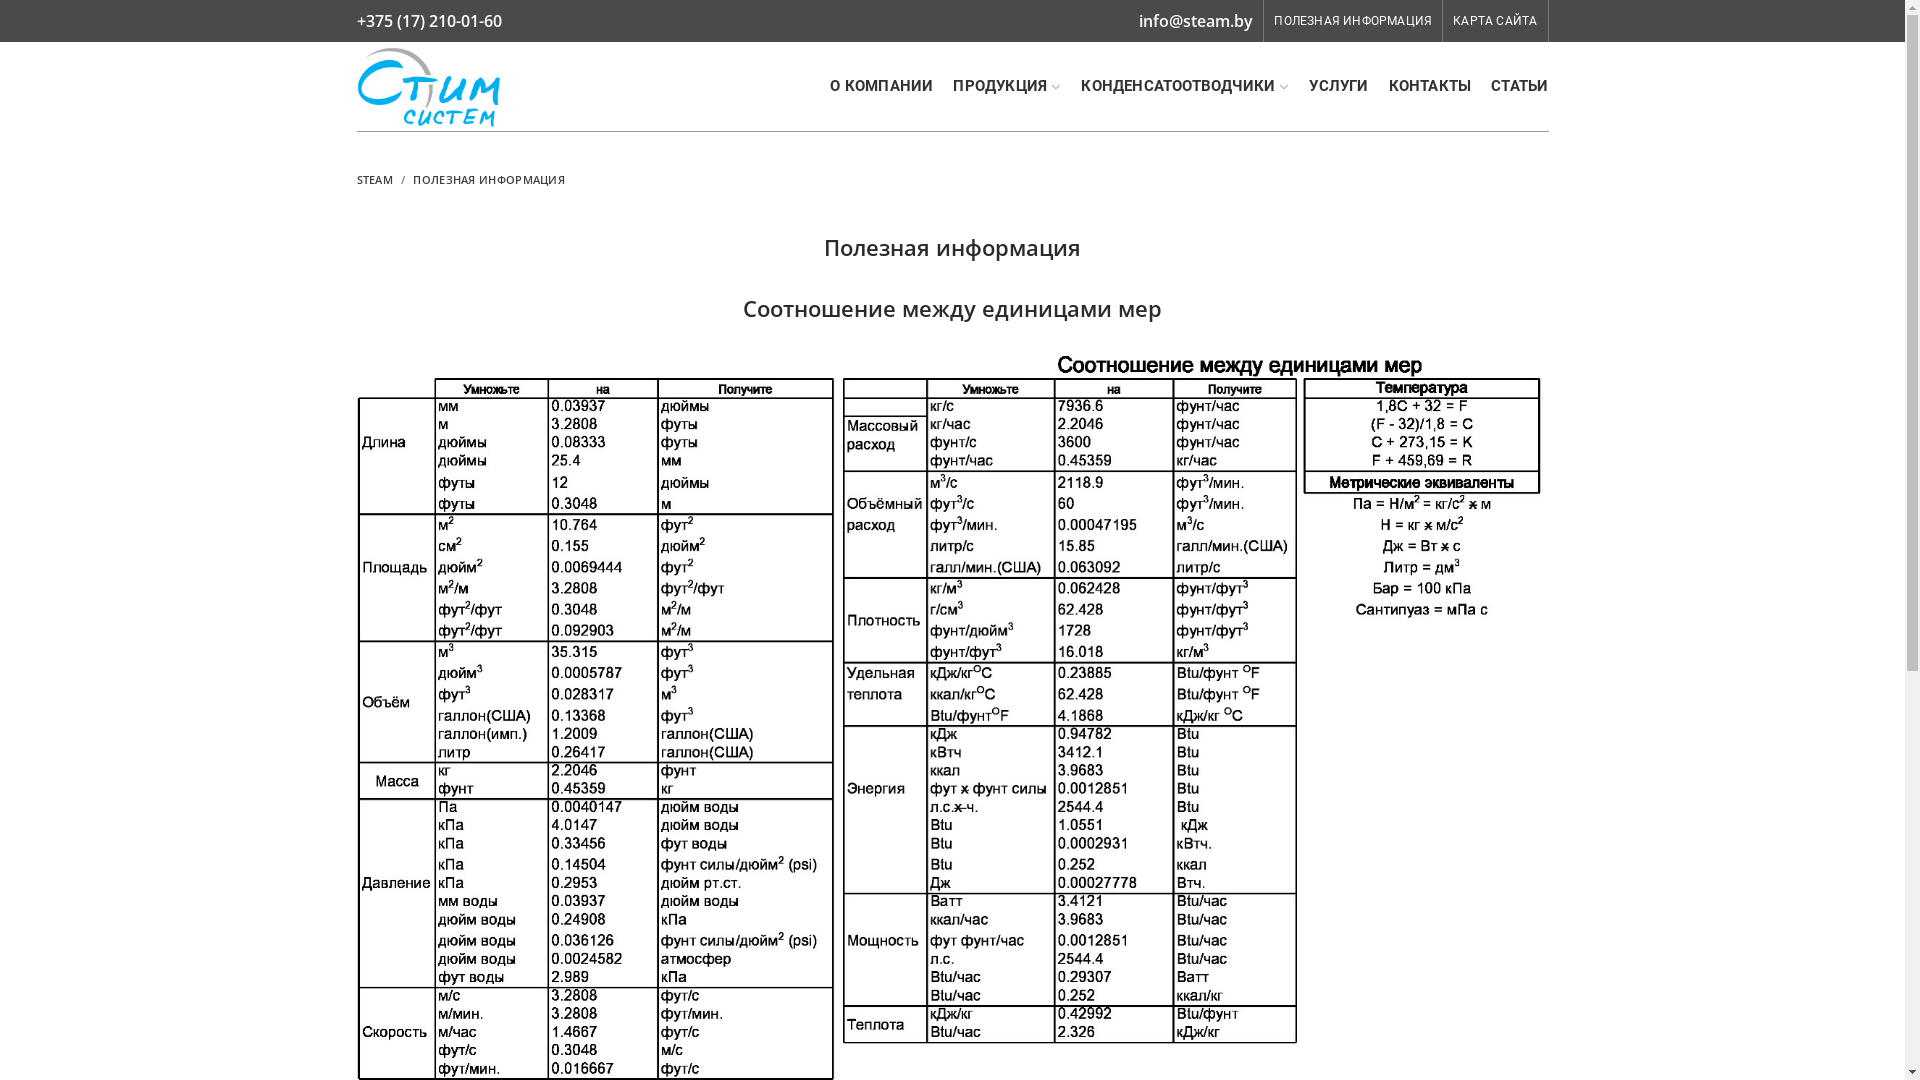  What do you see at coordinates (374, 178) in the screenshot?
I see `'STEAM'` at bounding box center [374, 178].